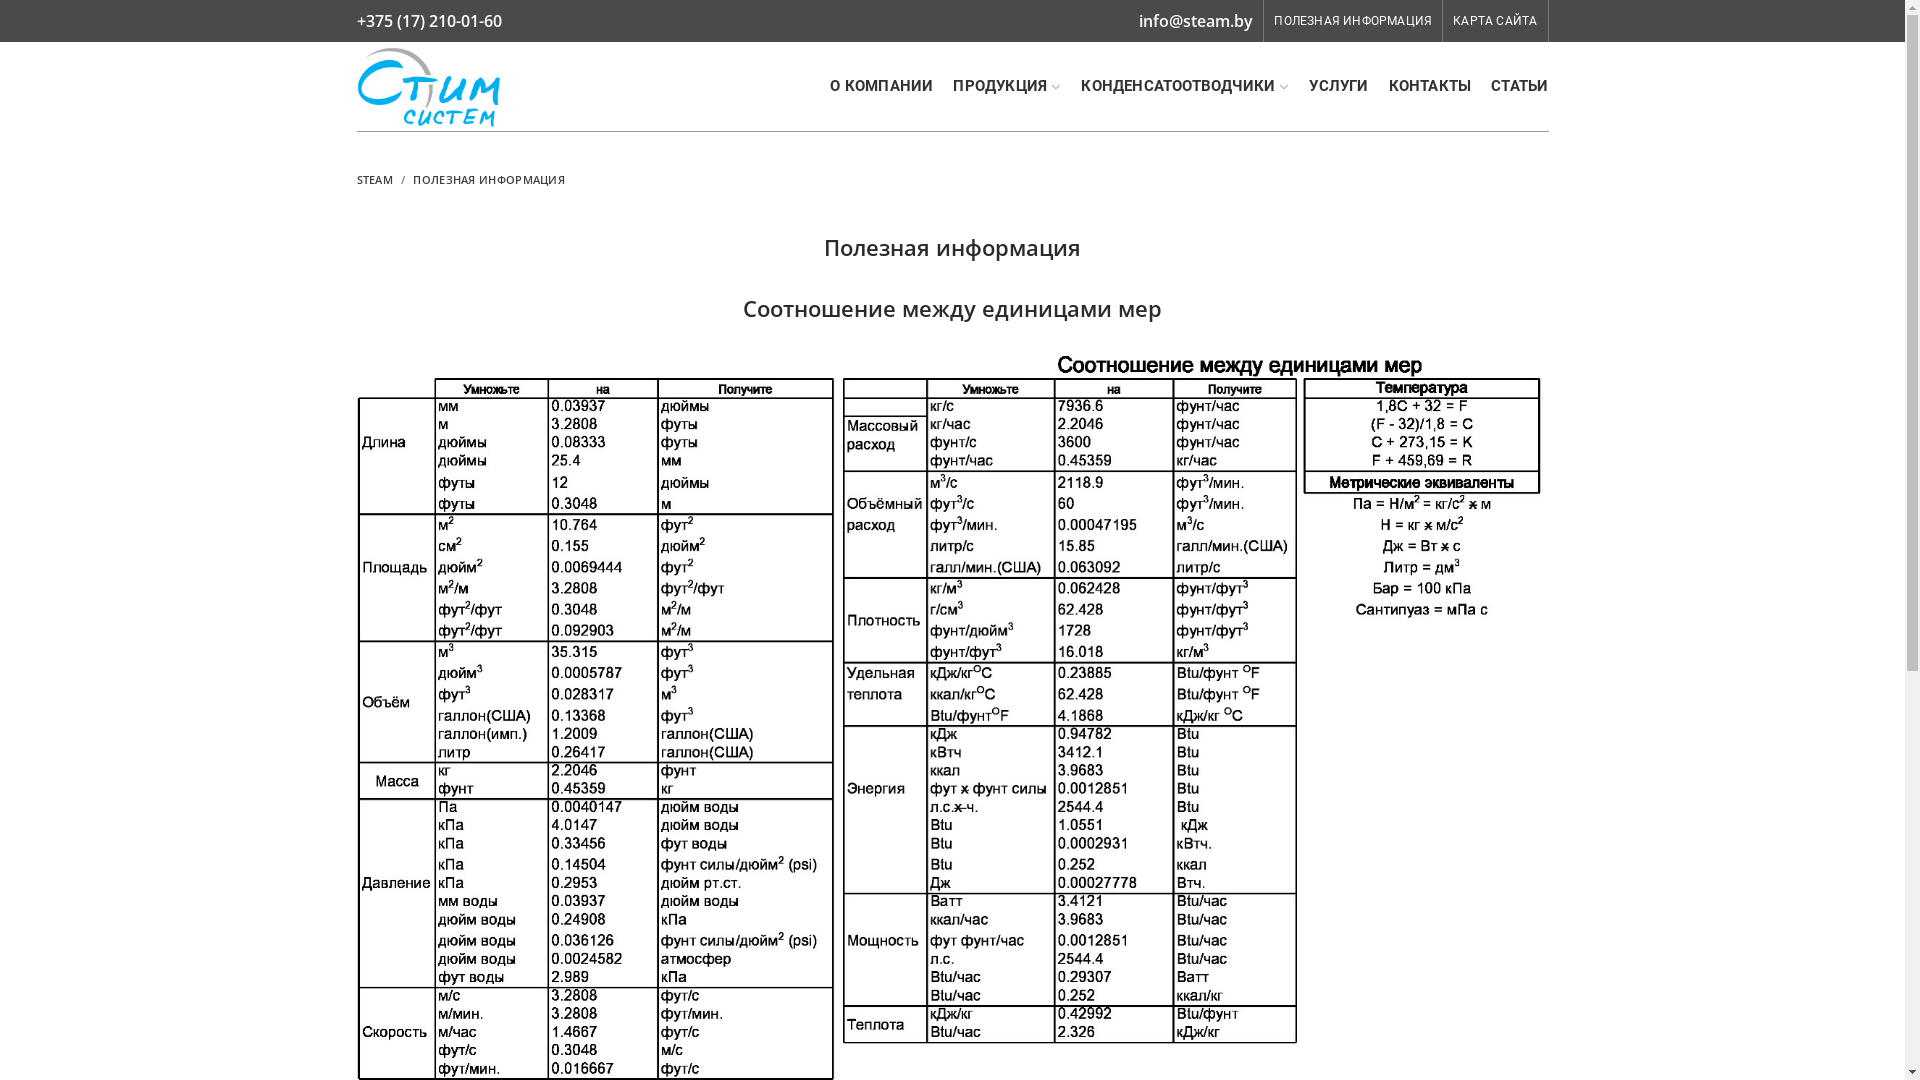  What do you see at coordinates (374, 178) in the screenshot?
I see `'STEAM'` at bounding box center [374, 178].